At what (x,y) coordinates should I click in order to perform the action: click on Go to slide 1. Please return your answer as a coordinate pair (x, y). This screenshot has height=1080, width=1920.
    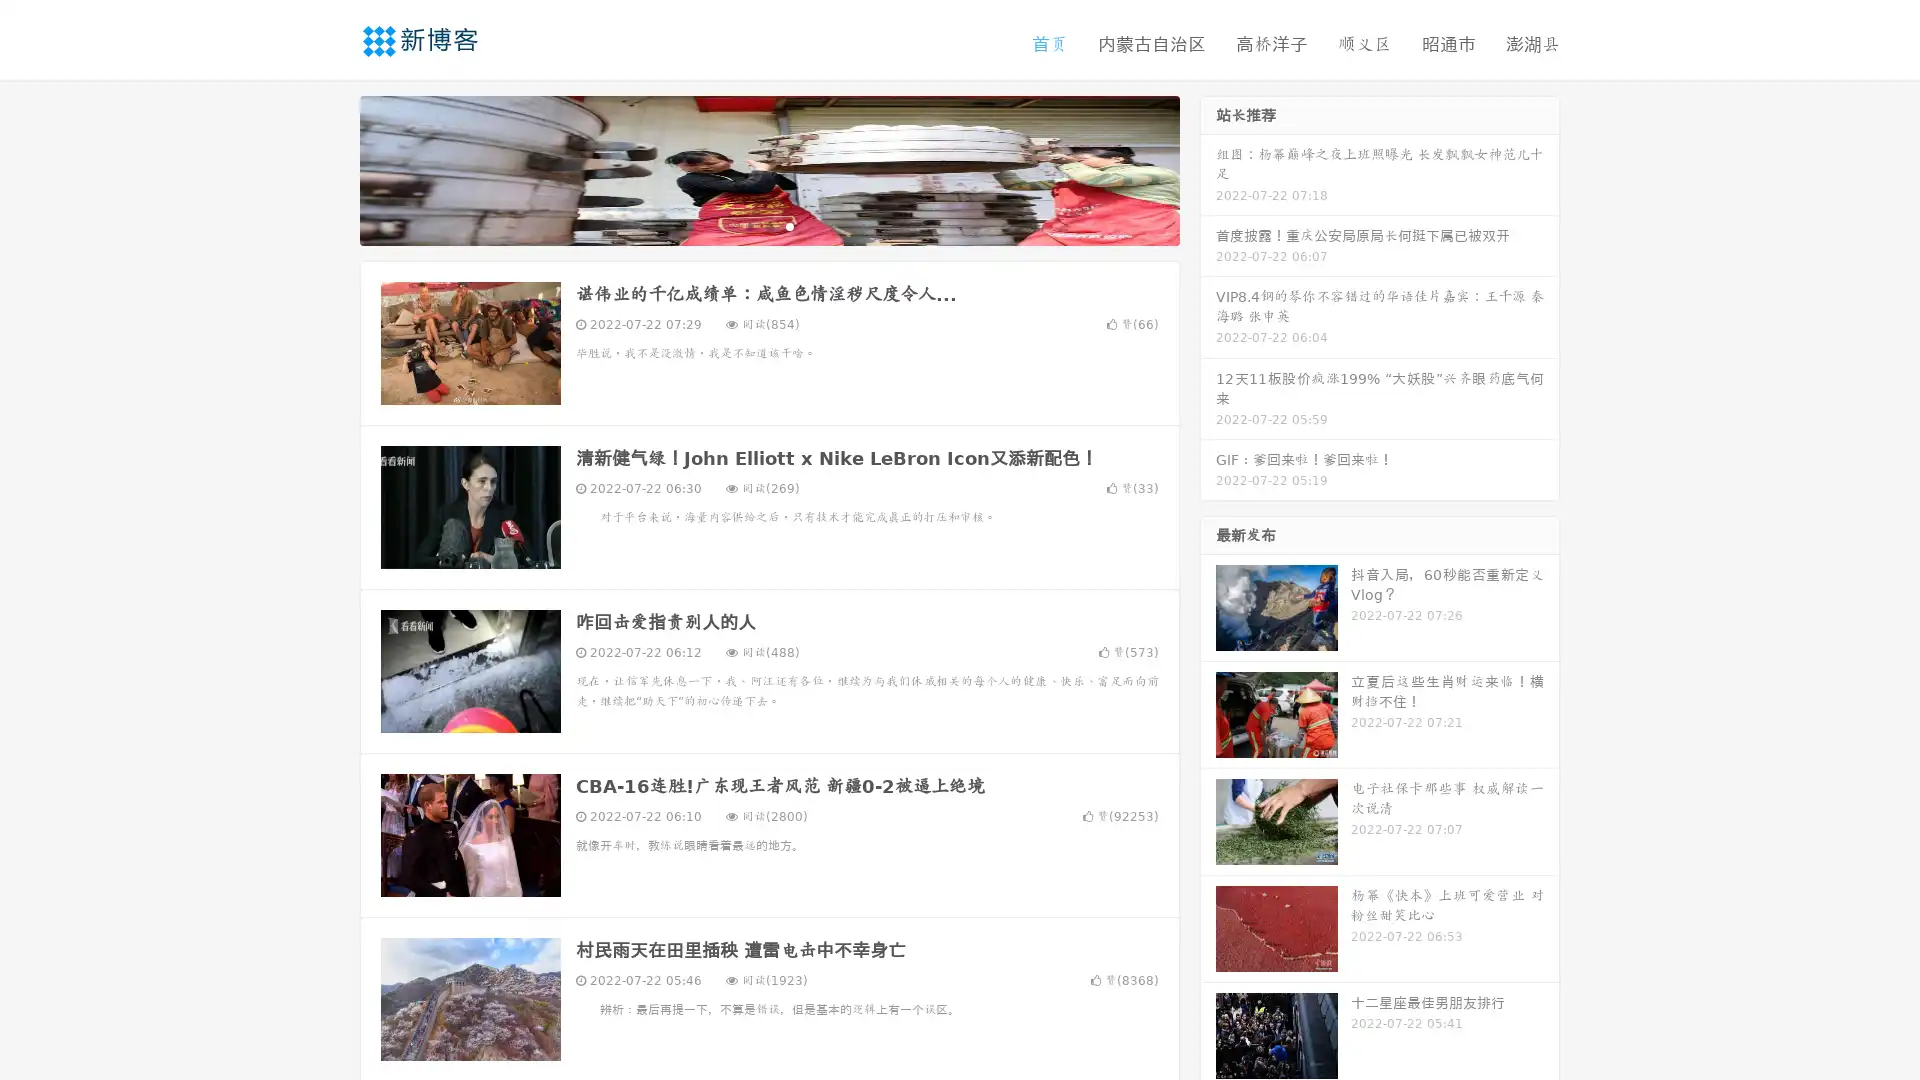
    Looking at the image, I should click on (748, 225).